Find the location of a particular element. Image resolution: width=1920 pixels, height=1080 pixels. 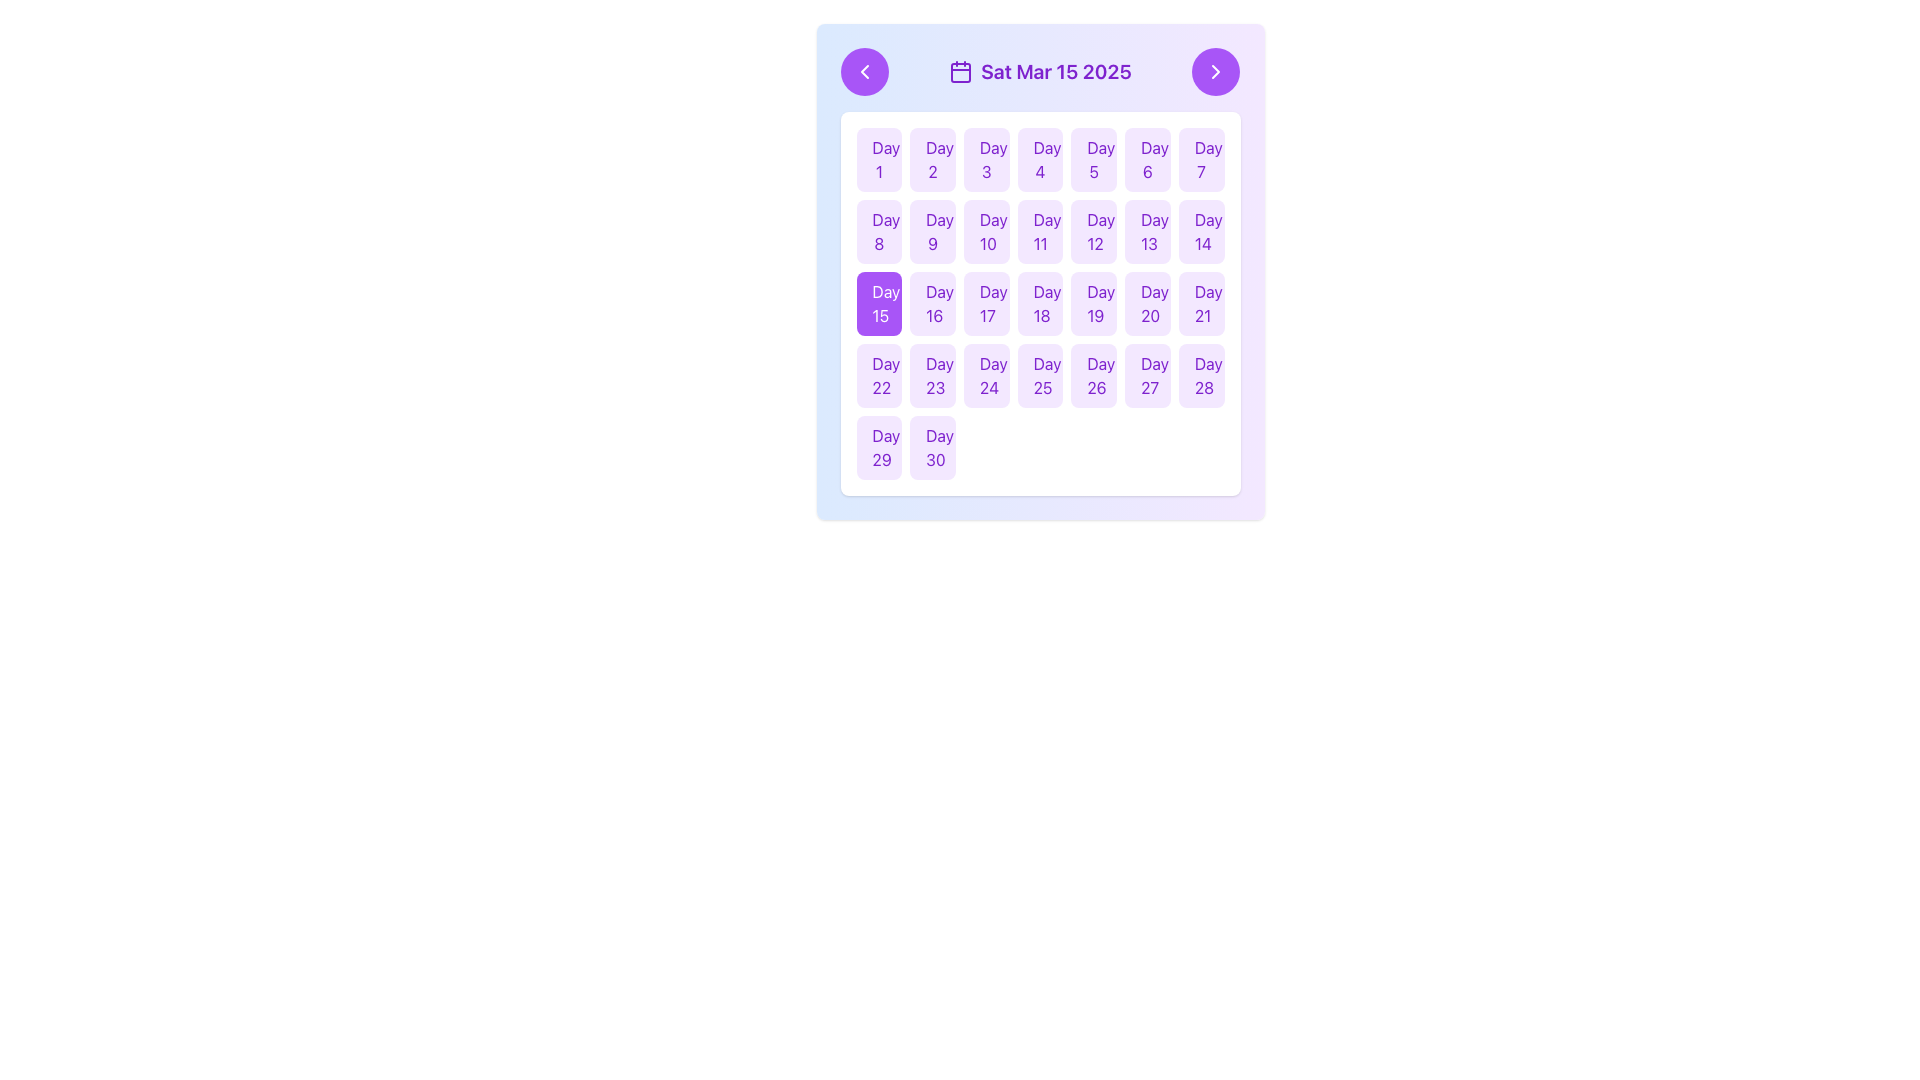

the 'Day 10' button, which is a rectangular button with rounded corners, purple background, and white text, located in the second row and third column of the calendar grid is located at coordinates (986, 230).